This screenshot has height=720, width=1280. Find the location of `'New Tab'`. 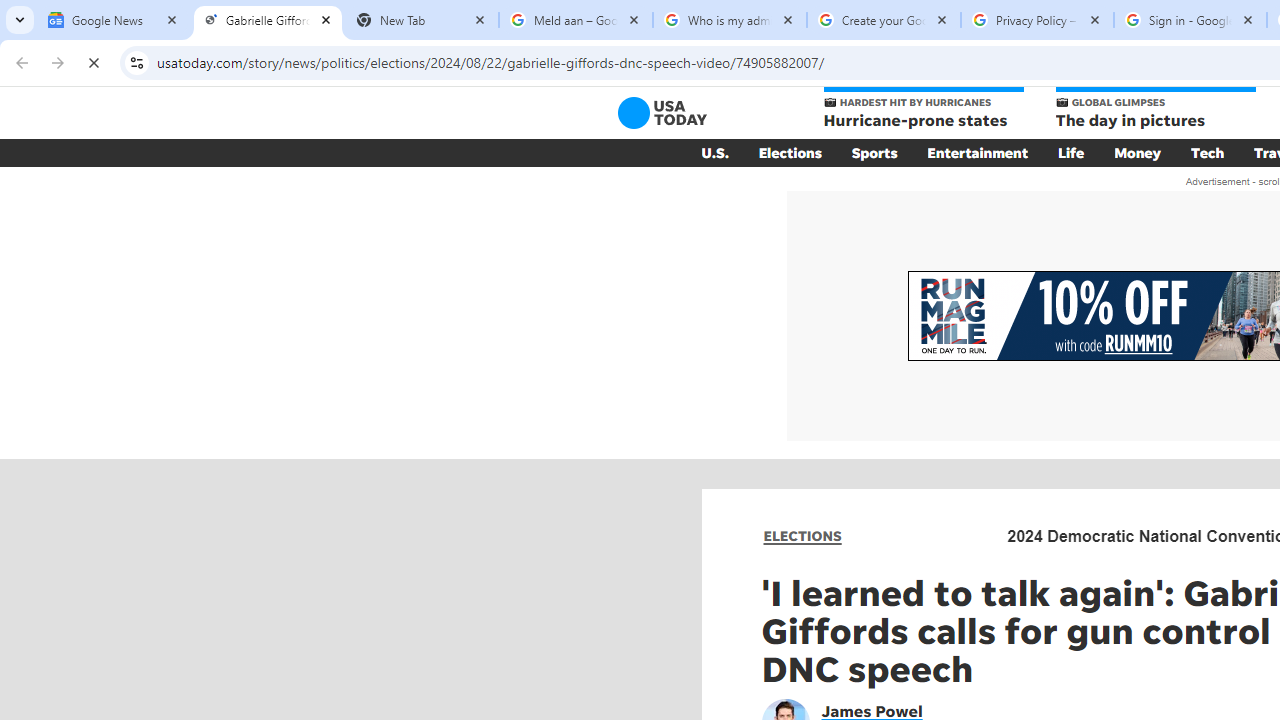

'New Tab' is located at coordinates (420, 20).